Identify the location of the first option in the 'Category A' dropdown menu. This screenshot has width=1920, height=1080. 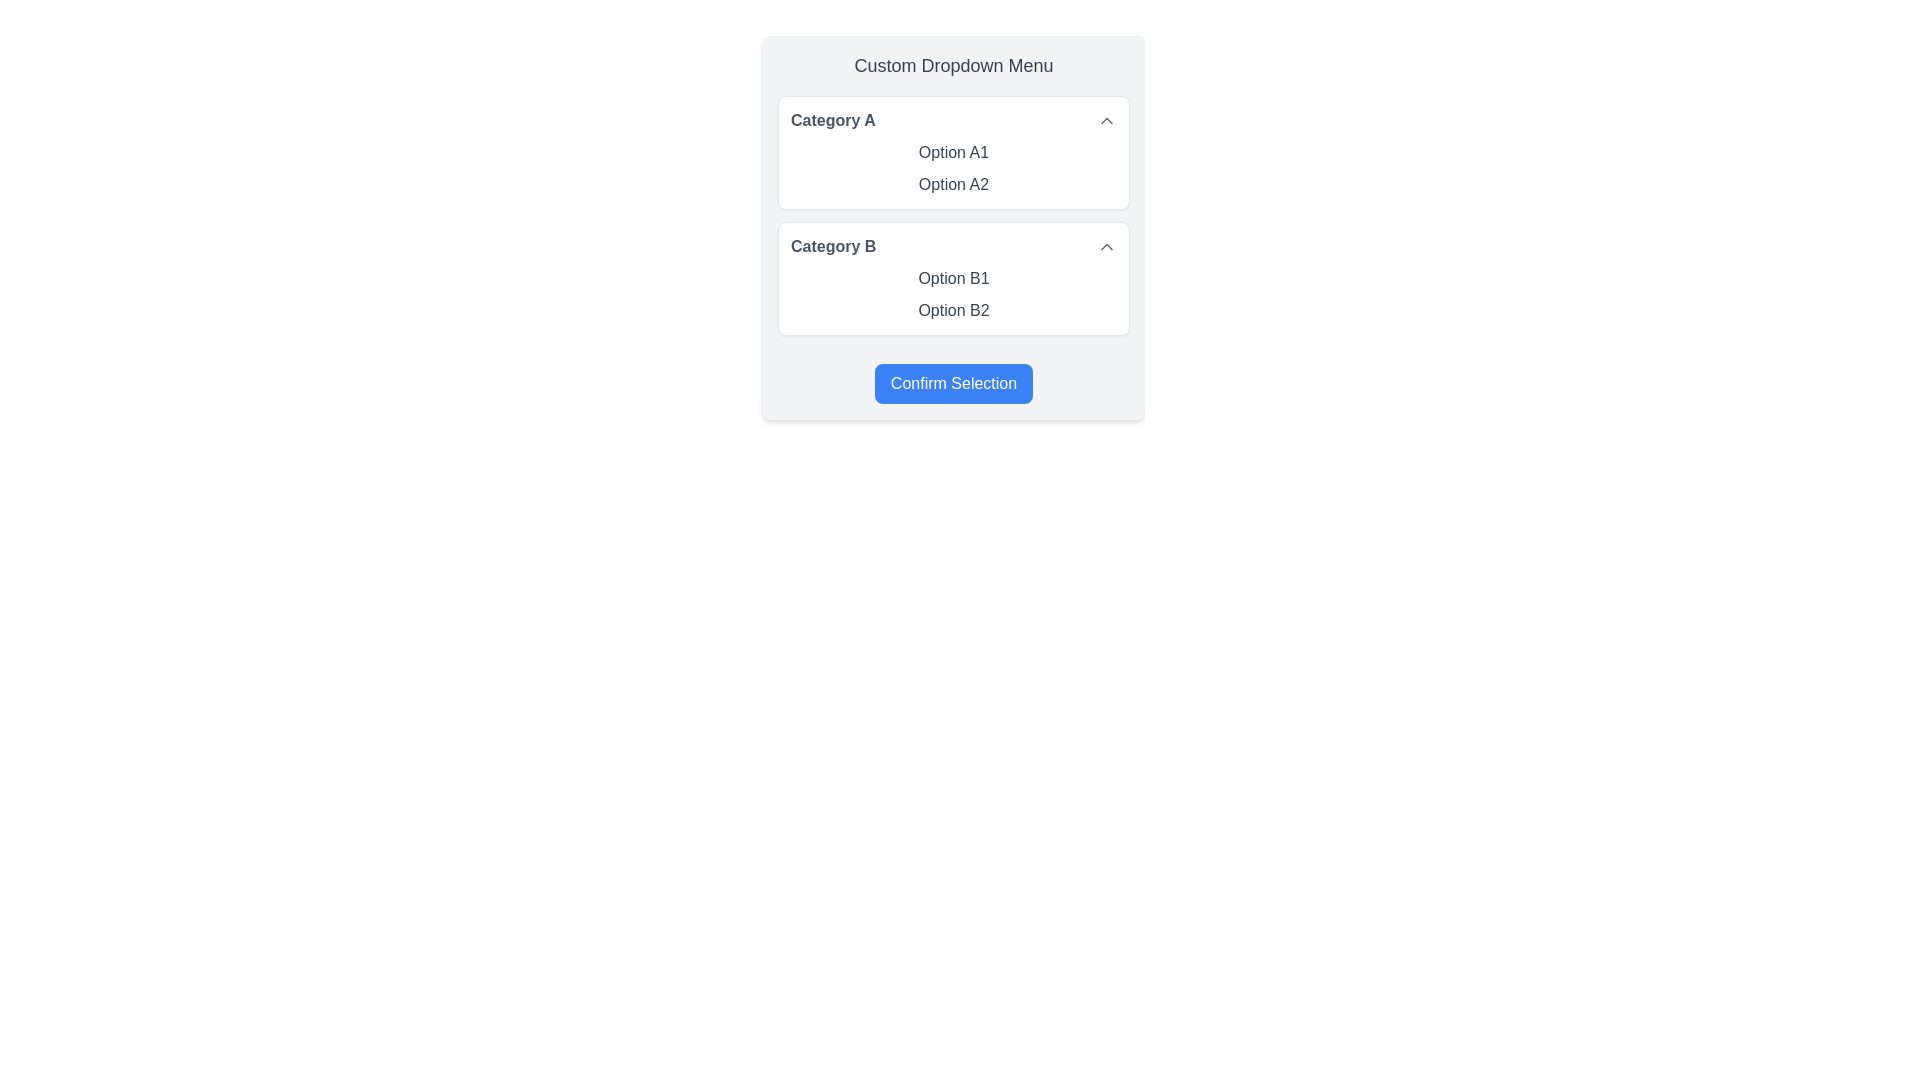
(953, 152).